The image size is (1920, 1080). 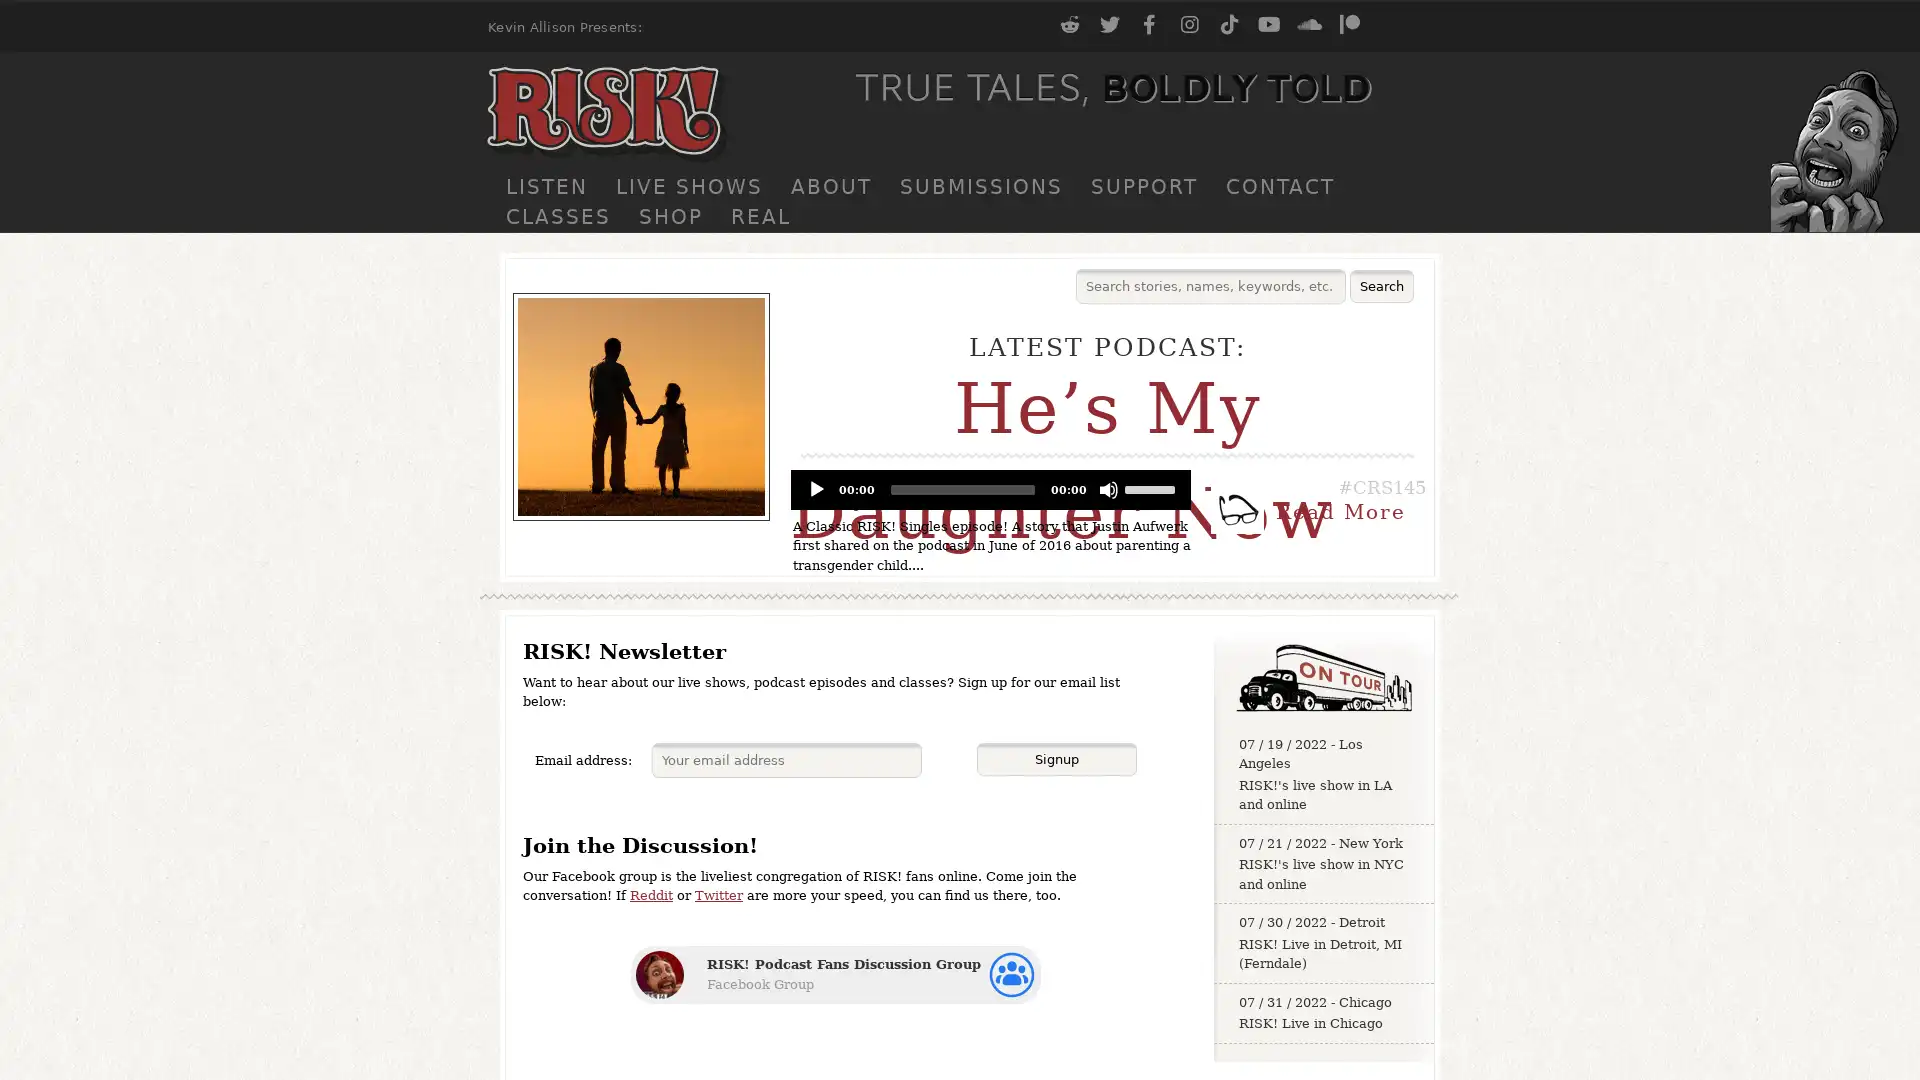 I want to click on Search, so click(x=1381, y=286).